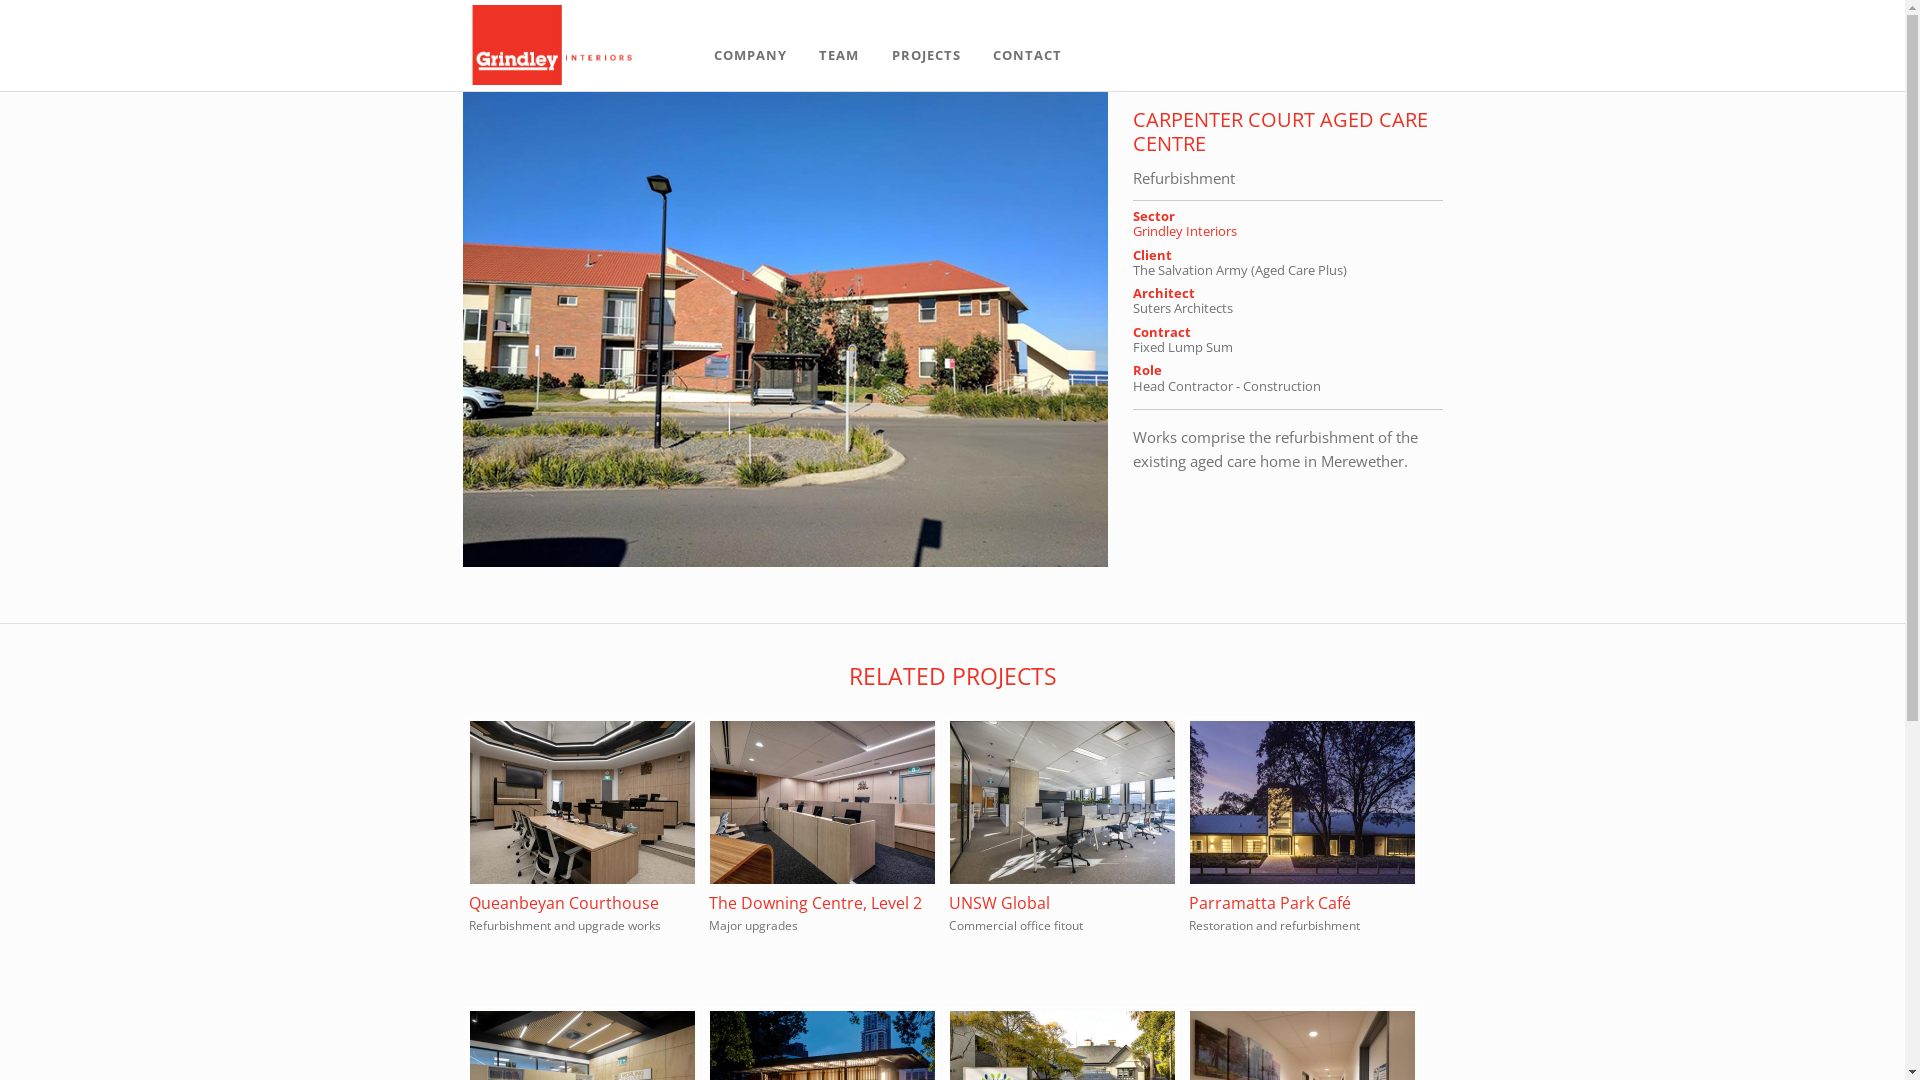 The height and width of the screenshot is (1080, 1920). I want to click on 'TEAM', so click(819, 53).